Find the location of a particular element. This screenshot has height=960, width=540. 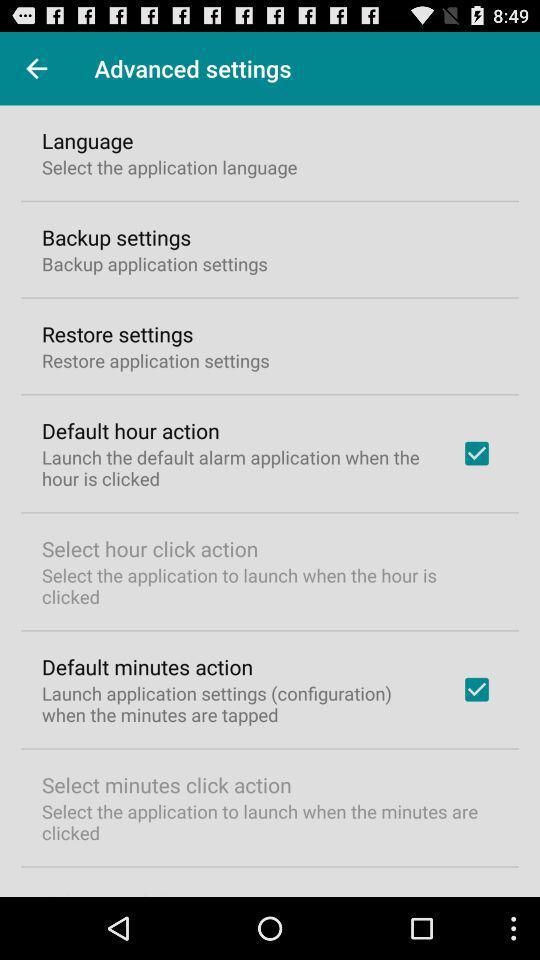

go back is located at coordinates (36, 68).